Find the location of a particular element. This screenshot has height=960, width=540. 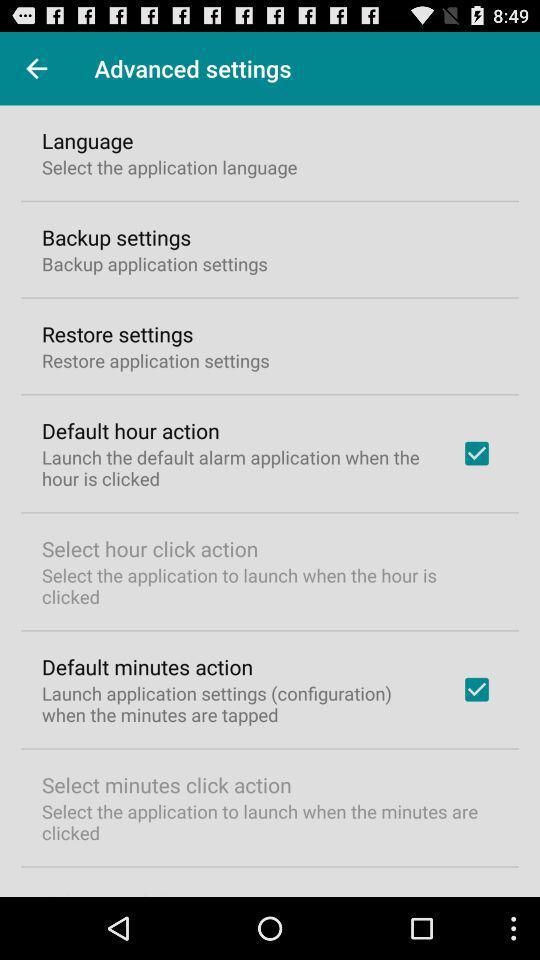

go back is located at coordinates (36, 68).